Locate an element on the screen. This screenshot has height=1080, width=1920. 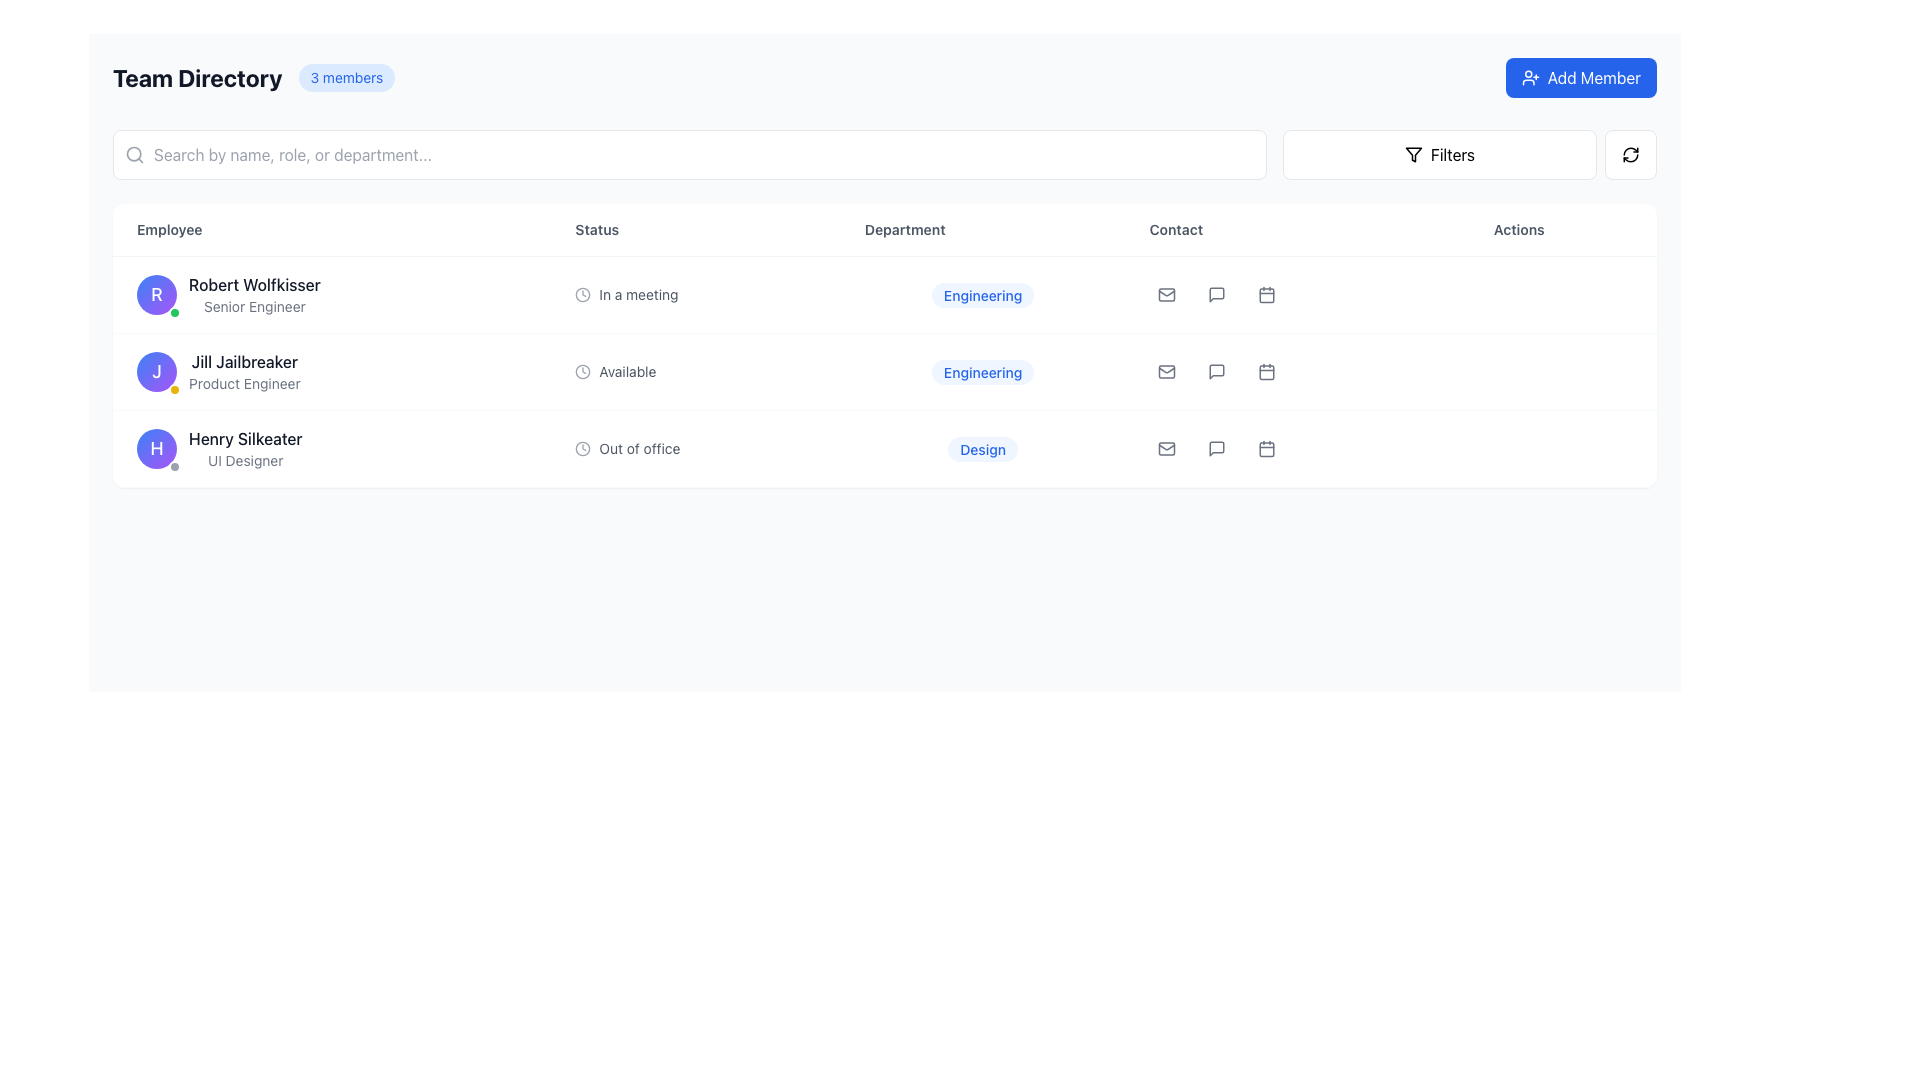
the button in the 'Actions' column of the last row in the 'Team Directory' table for 'Henry Silkeater' is located at coordinates (1562, 447).